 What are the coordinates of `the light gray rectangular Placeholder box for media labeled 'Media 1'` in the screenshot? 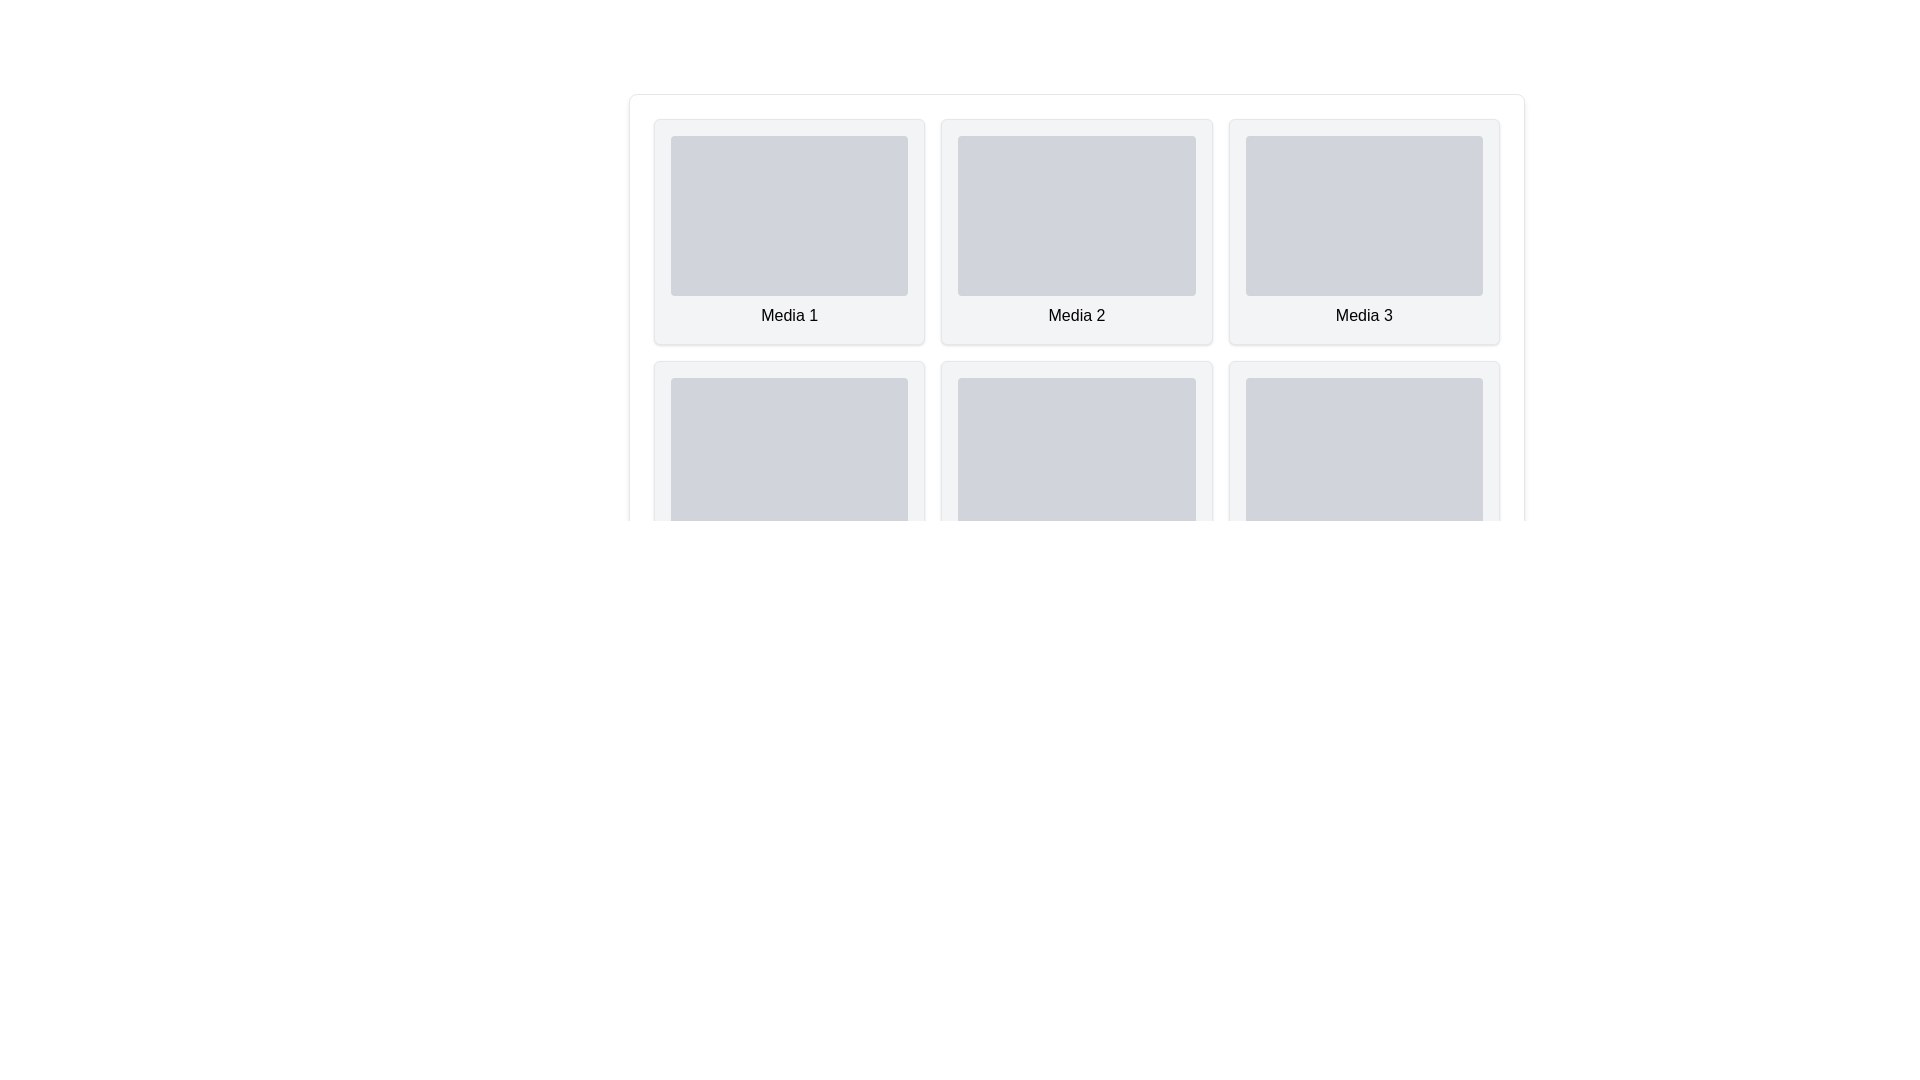 It's located at (788, 216).